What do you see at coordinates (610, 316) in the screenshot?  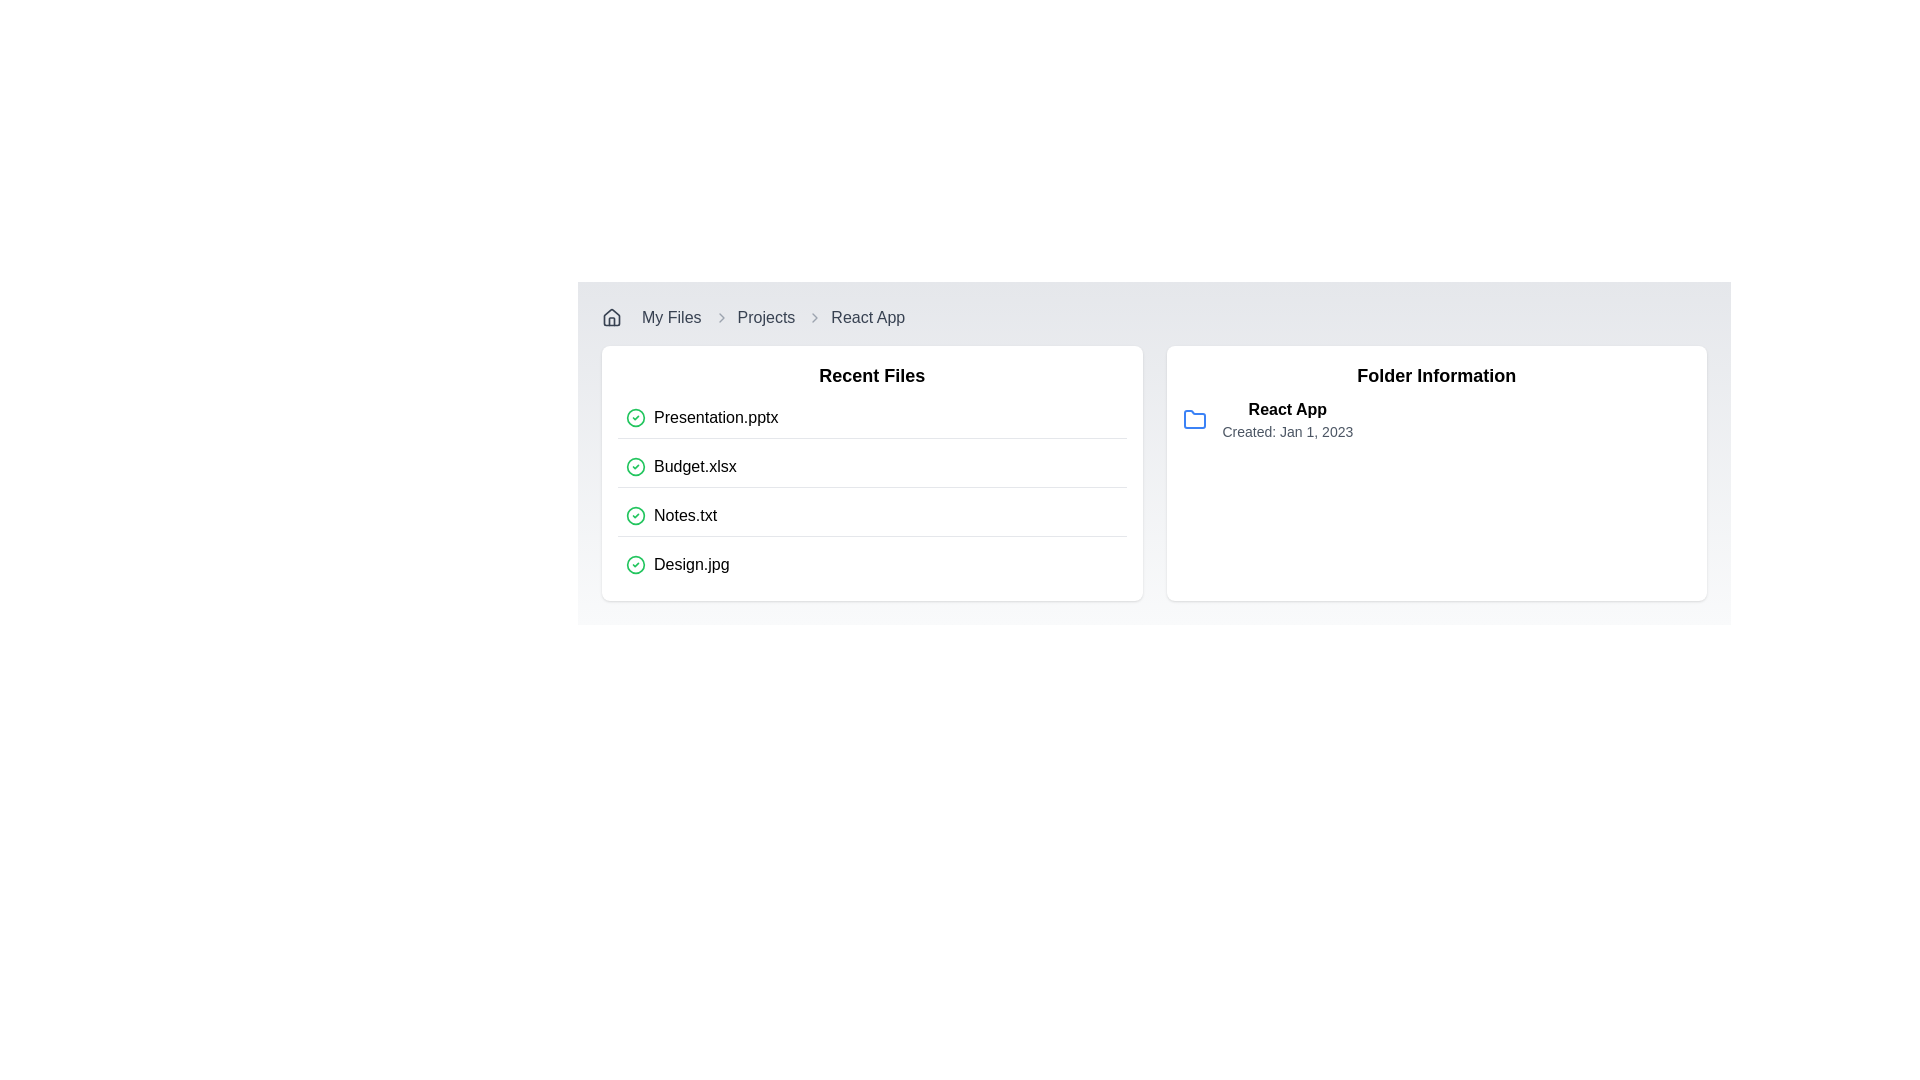 I see `the home icon button located in the breadcrumb navigation bar at the top-left, which is represented by a small outlined house icon` at bounding box center [610, 316].